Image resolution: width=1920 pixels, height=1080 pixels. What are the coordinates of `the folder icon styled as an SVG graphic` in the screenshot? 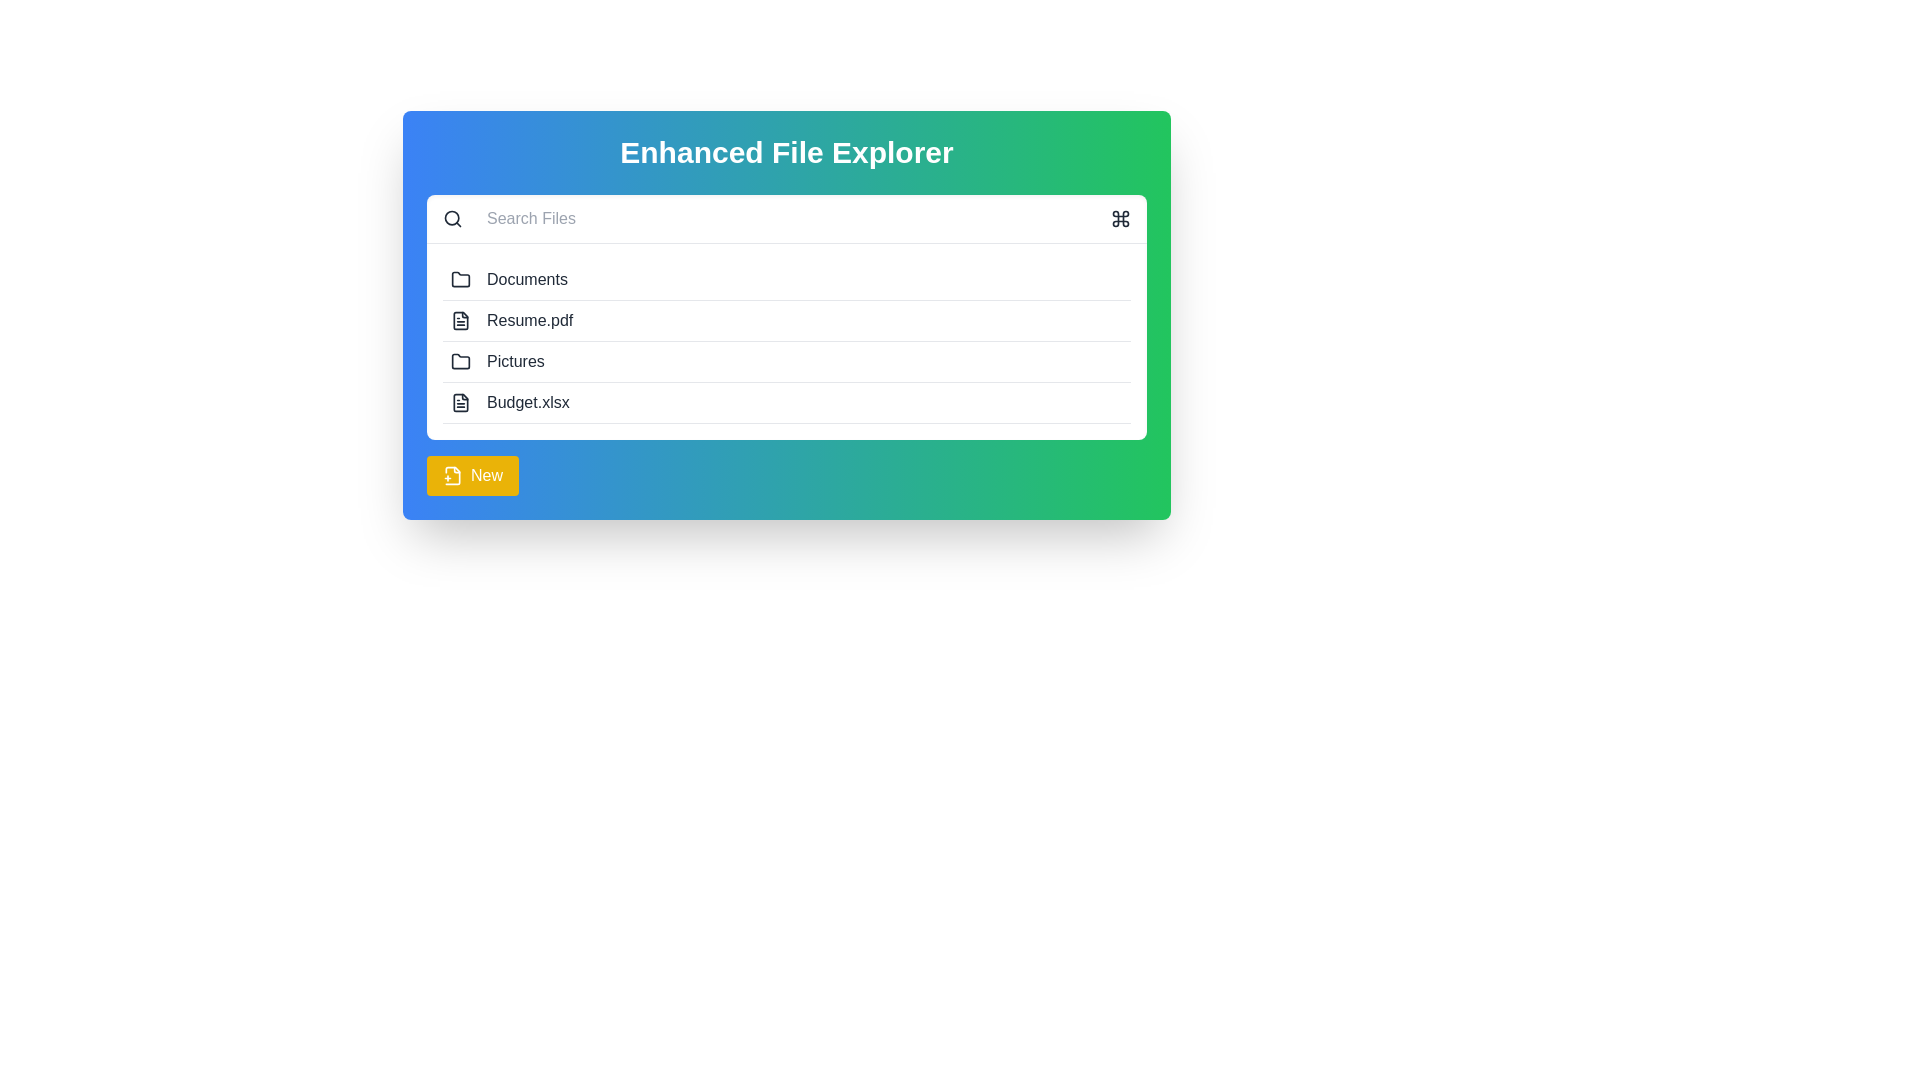 It's located at (459, 280).